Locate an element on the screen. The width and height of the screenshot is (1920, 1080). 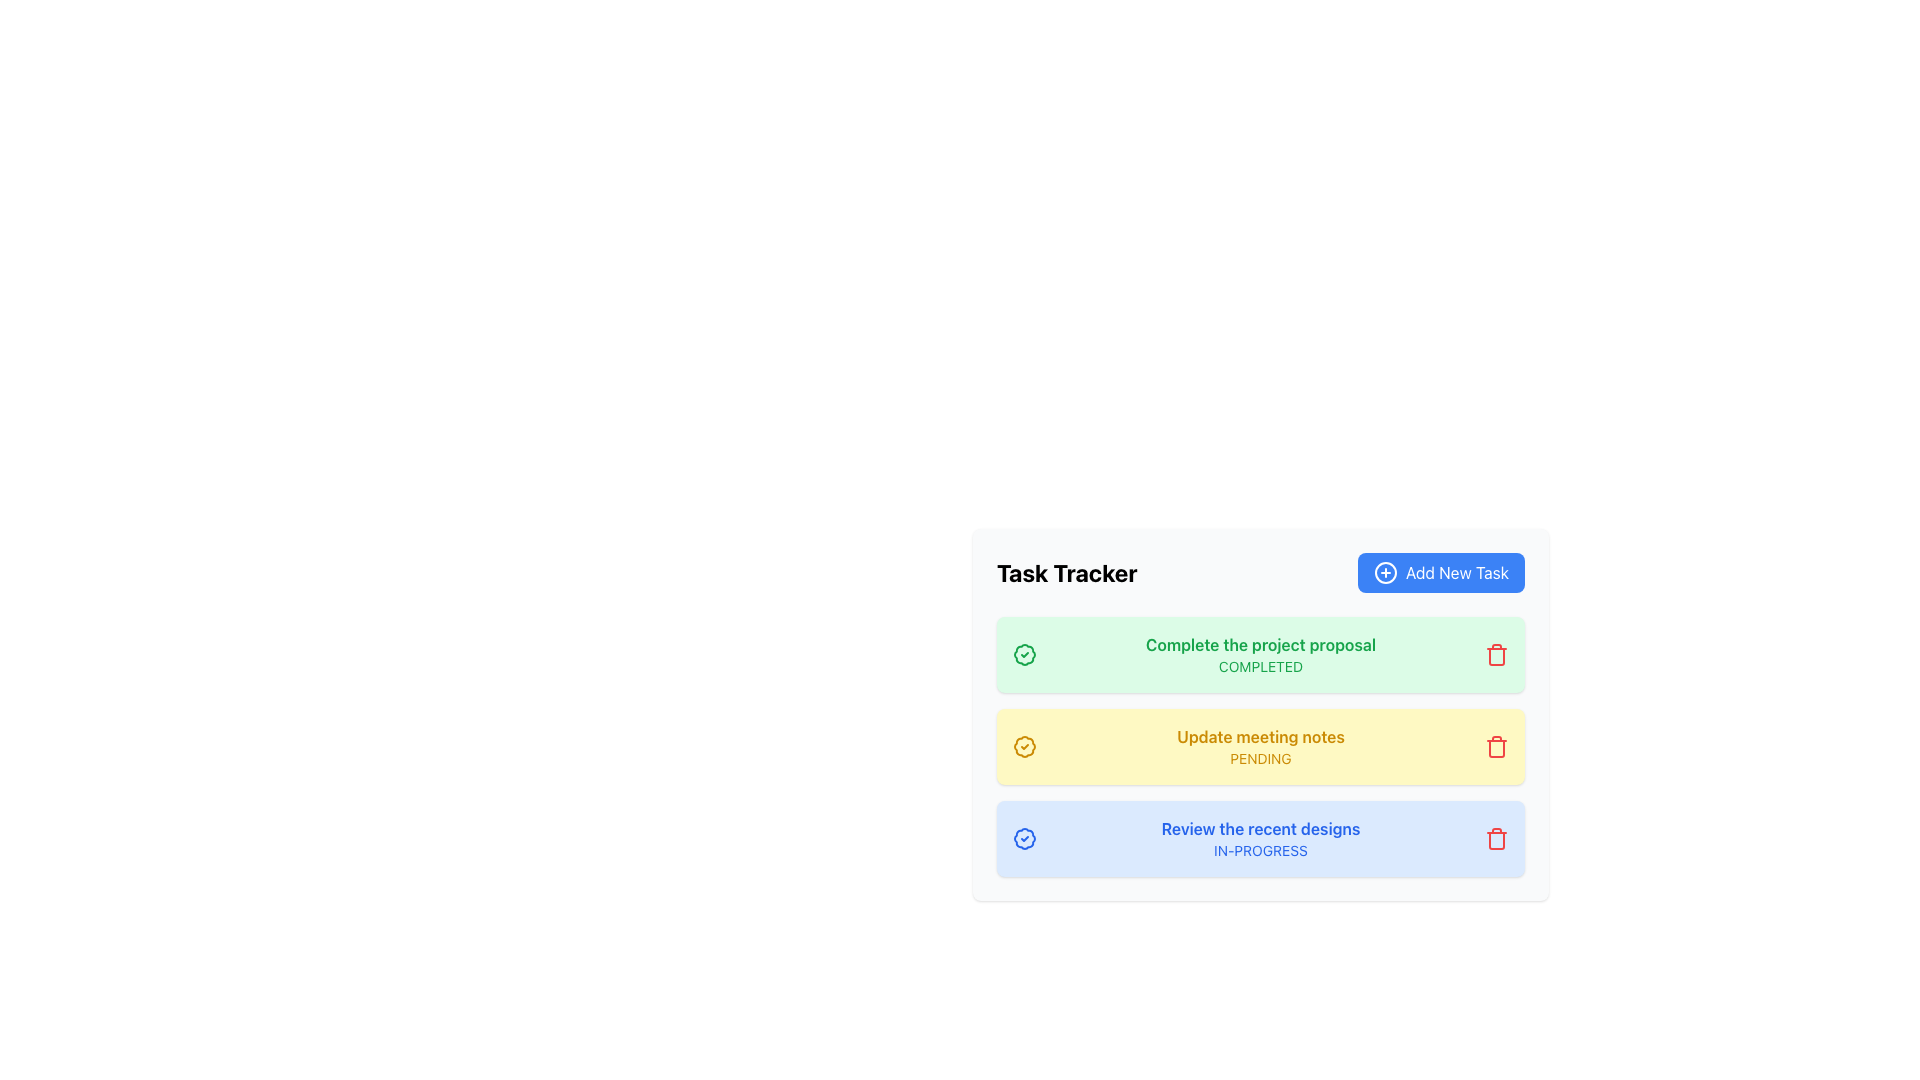
'Task Tracker' title for context by focusing on the Toolbar at the top of the task management interface is located at coordinates (1260, 573).